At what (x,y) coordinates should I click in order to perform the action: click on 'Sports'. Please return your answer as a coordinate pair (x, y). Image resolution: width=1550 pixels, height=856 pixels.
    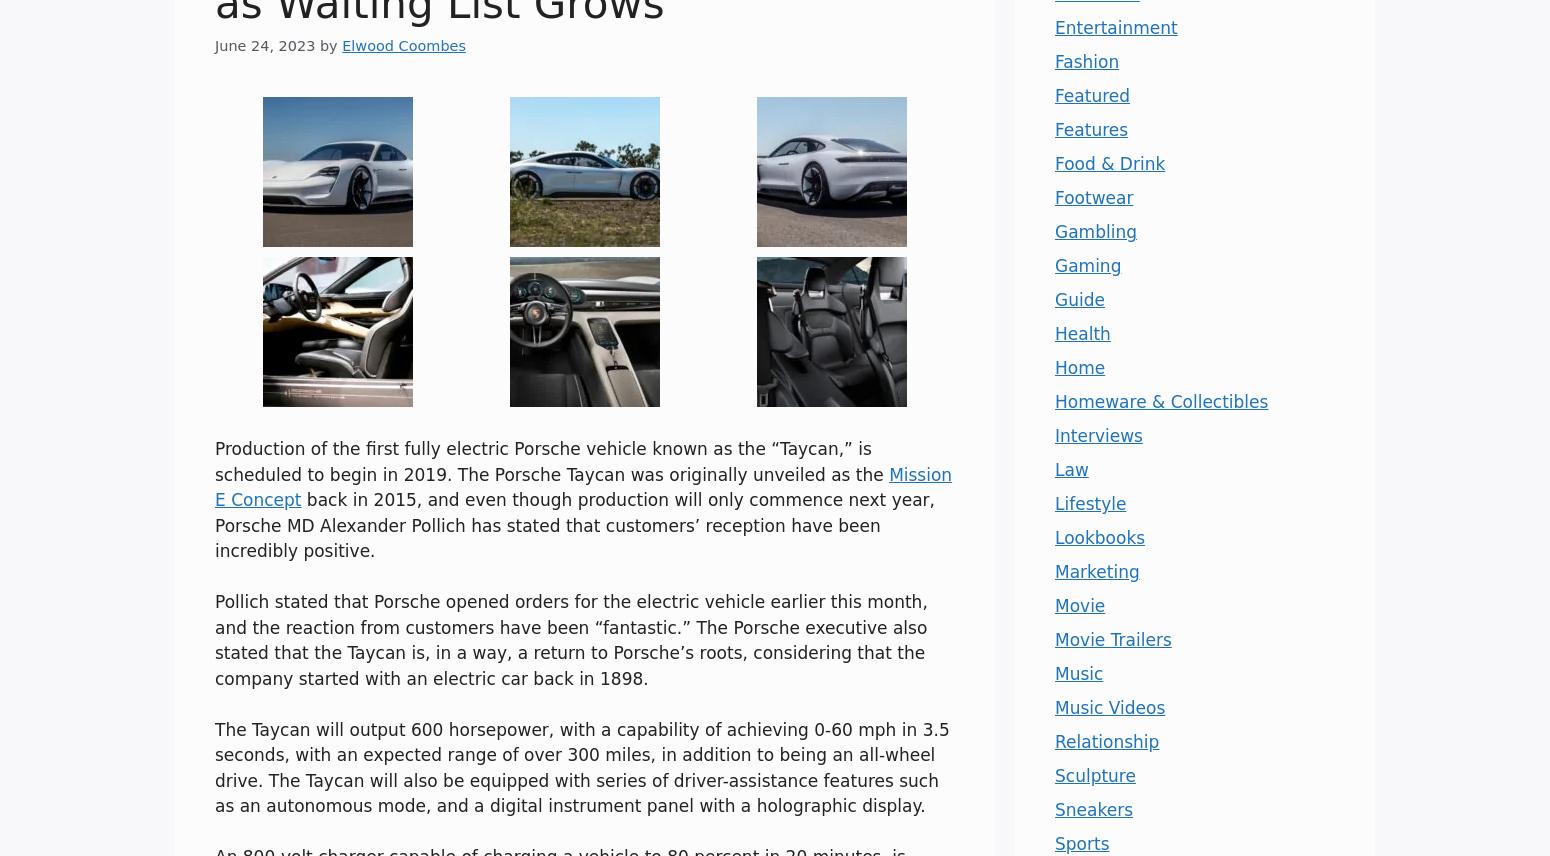
    Looking at the image, I should click on (1082, 843).